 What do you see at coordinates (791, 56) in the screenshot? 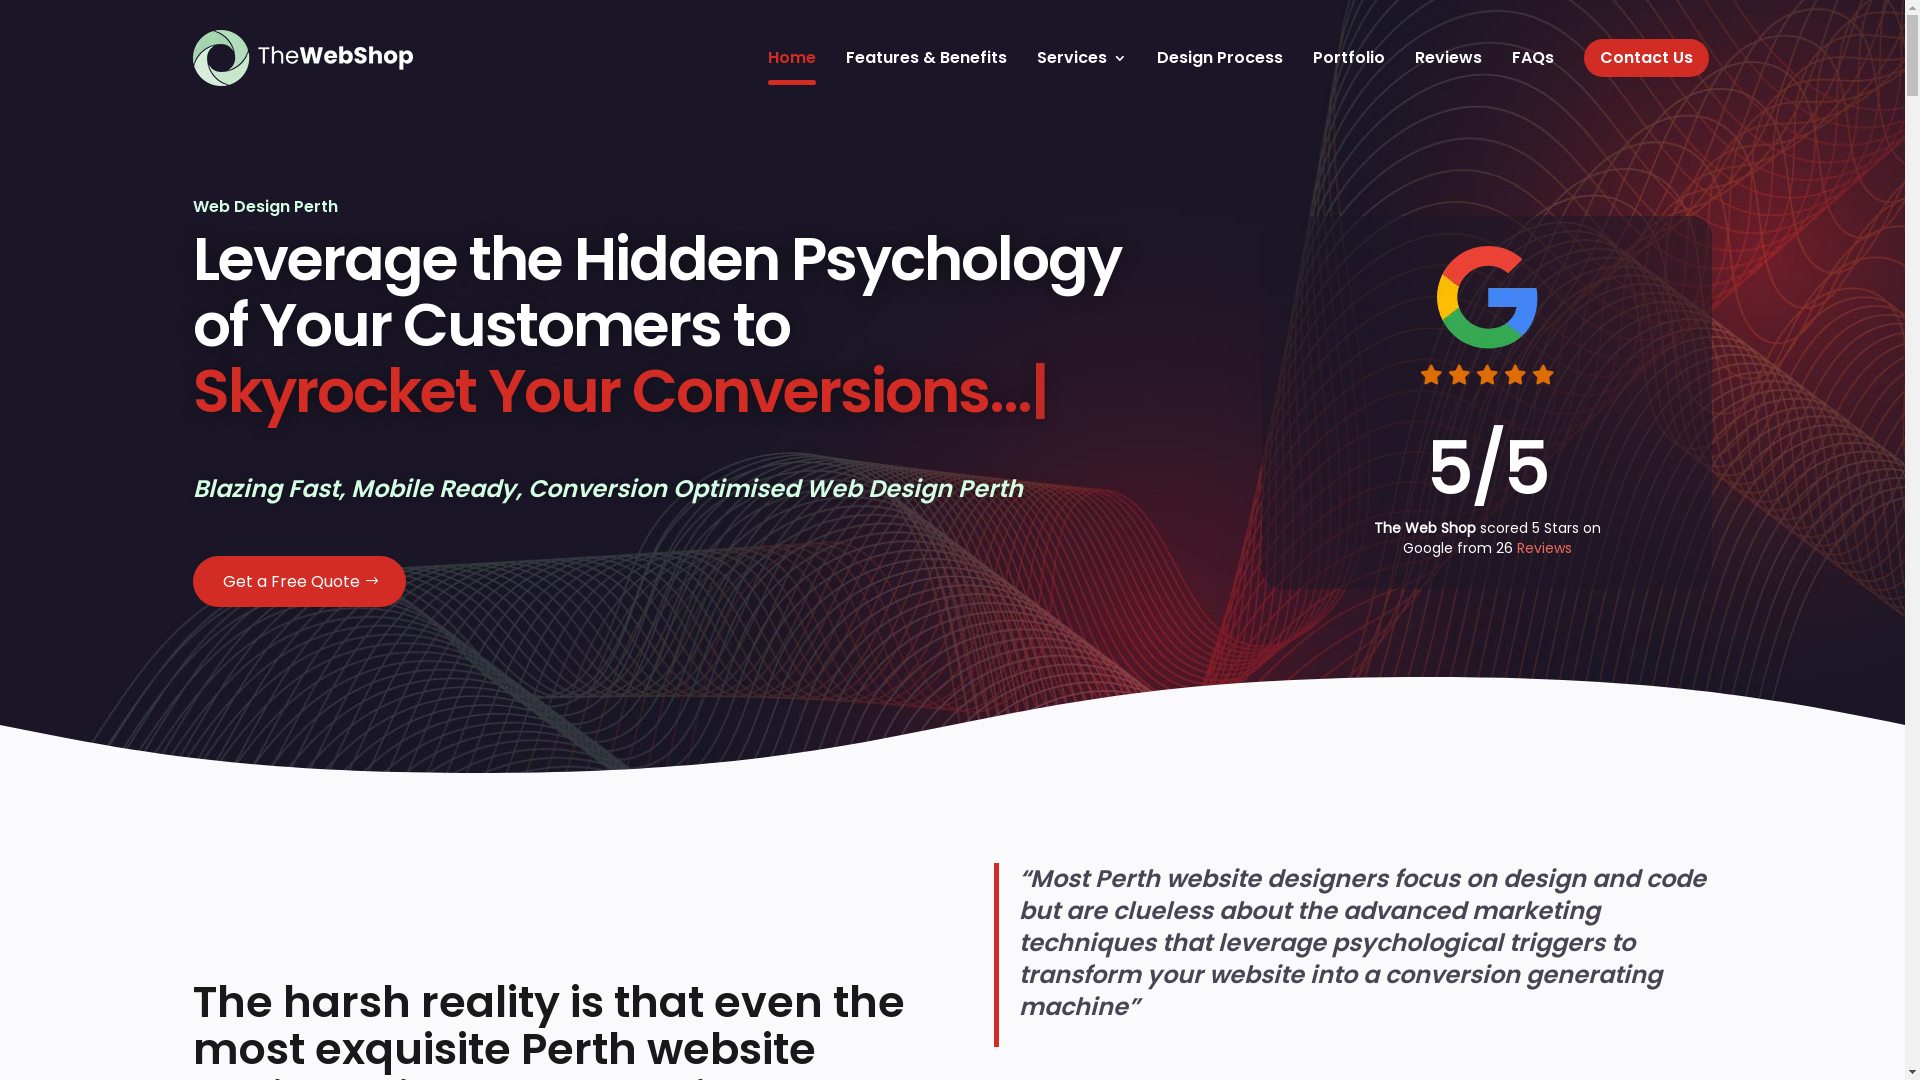
I see `'Home'` at bounding box center [791, 56].